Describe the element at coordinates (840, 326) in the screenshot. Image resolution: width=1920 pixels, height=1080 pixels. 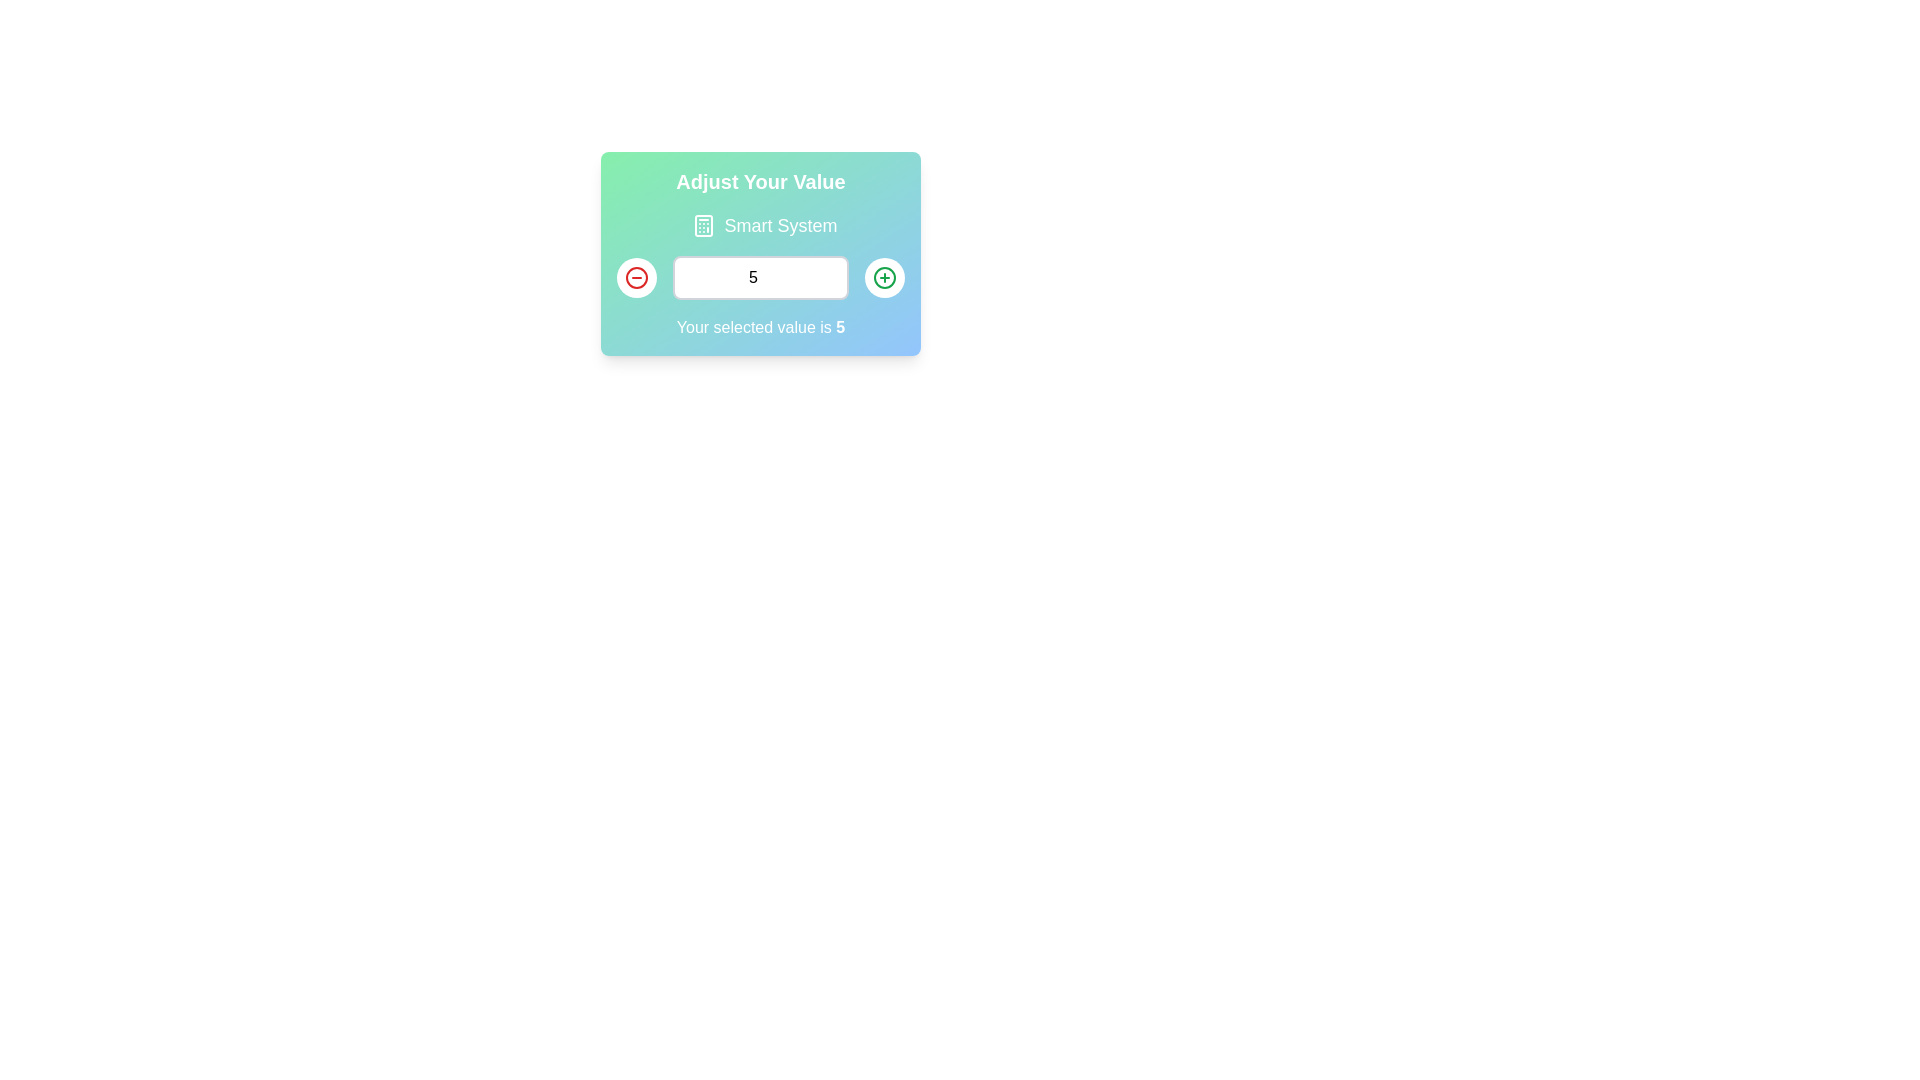
I see `numeric character '5' displayed within the sentence 'Your selected value is 5' at the bottom of the modal card interface` at that location.